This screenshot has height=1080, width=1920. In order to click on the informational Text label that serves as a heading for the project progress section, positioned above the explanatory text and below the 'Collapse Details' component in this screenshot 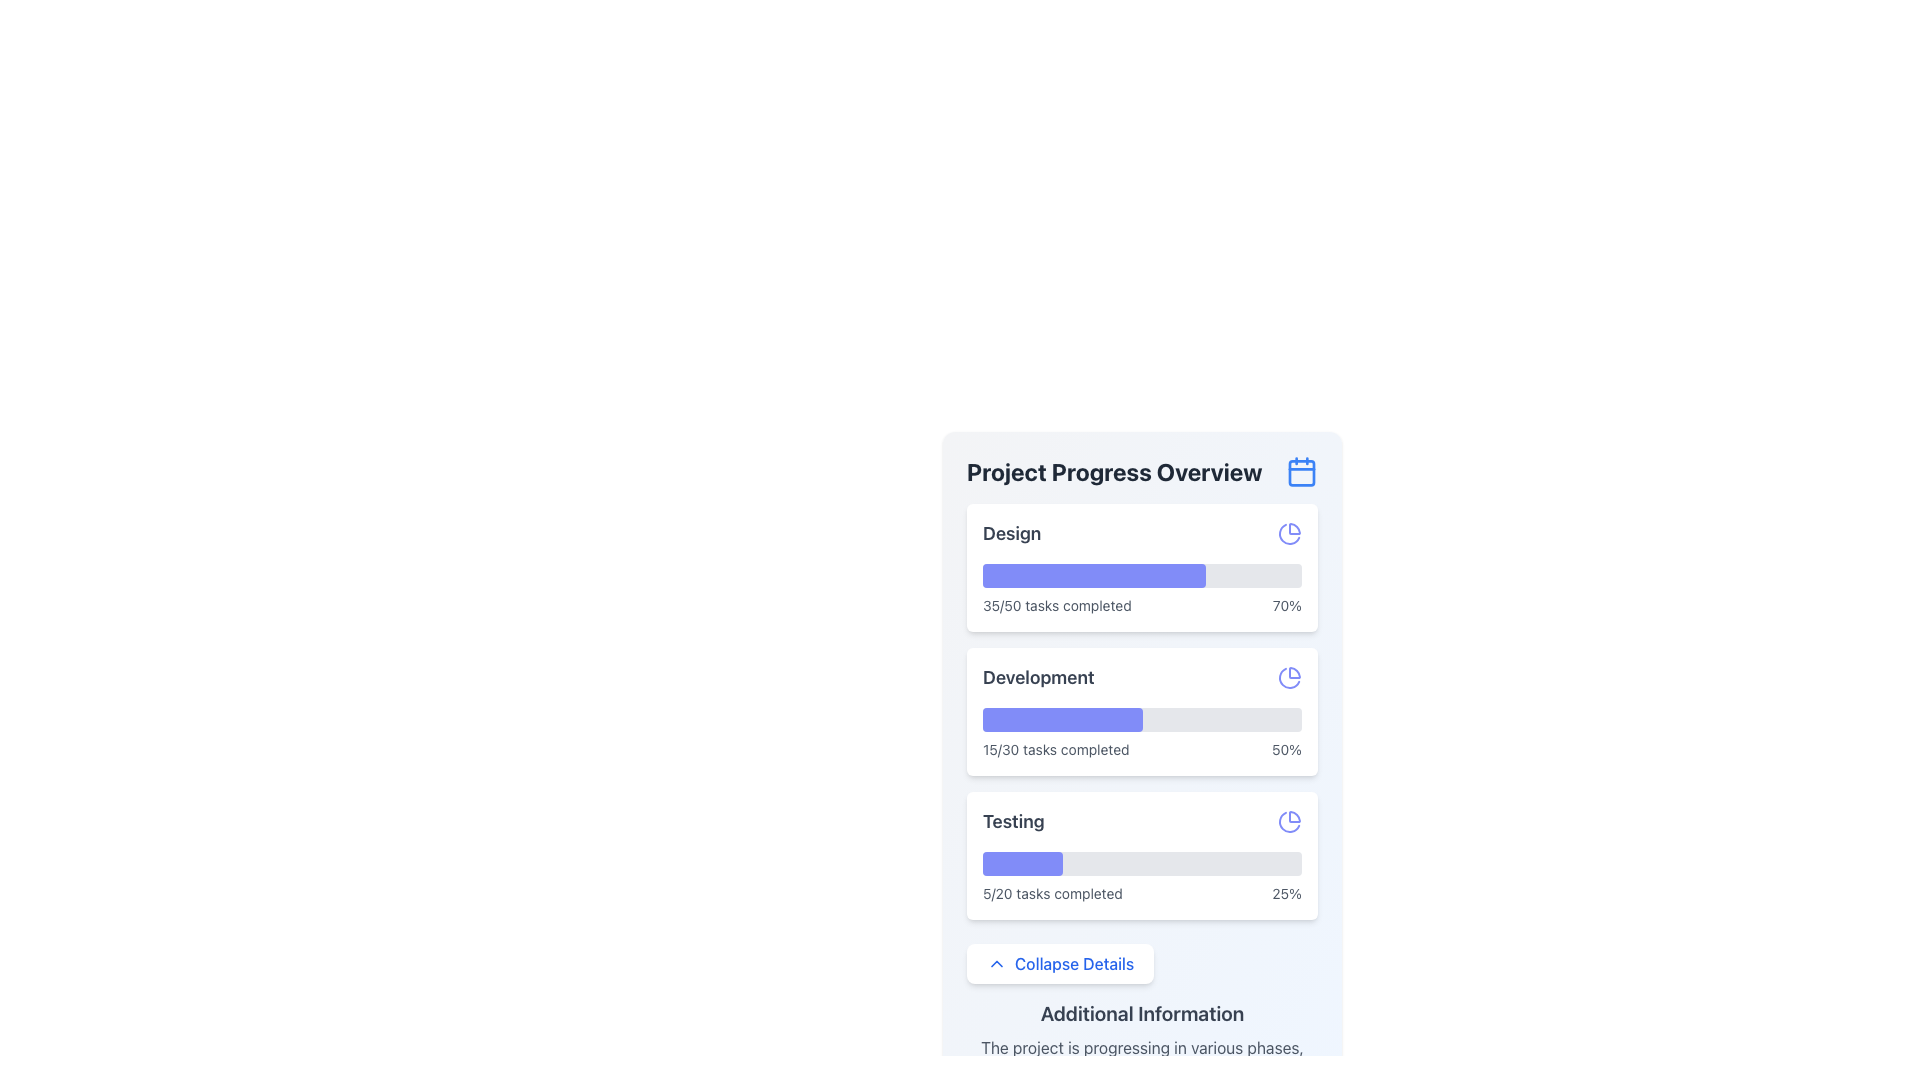, I will do `click(1142, 1014)`.